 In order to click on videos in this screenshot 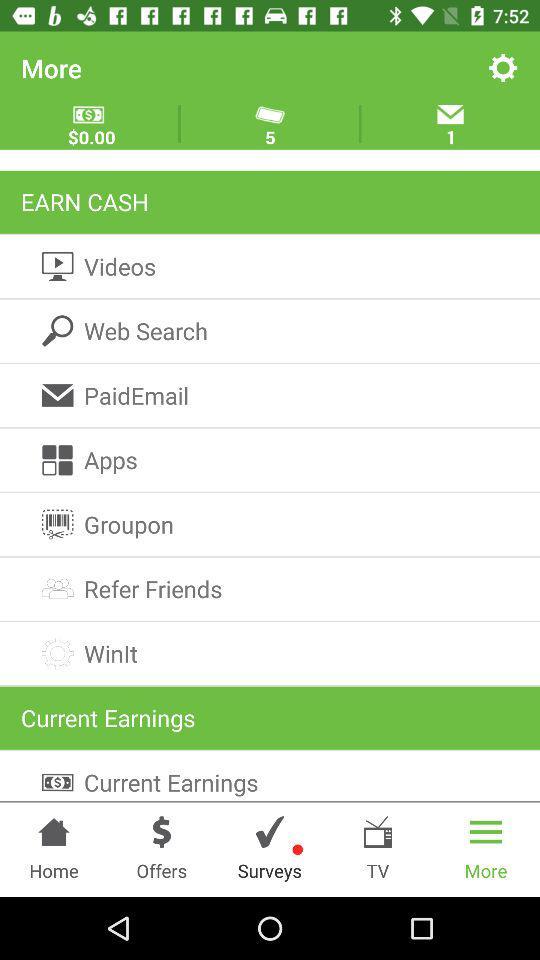, I will do `click(270, 265)`.